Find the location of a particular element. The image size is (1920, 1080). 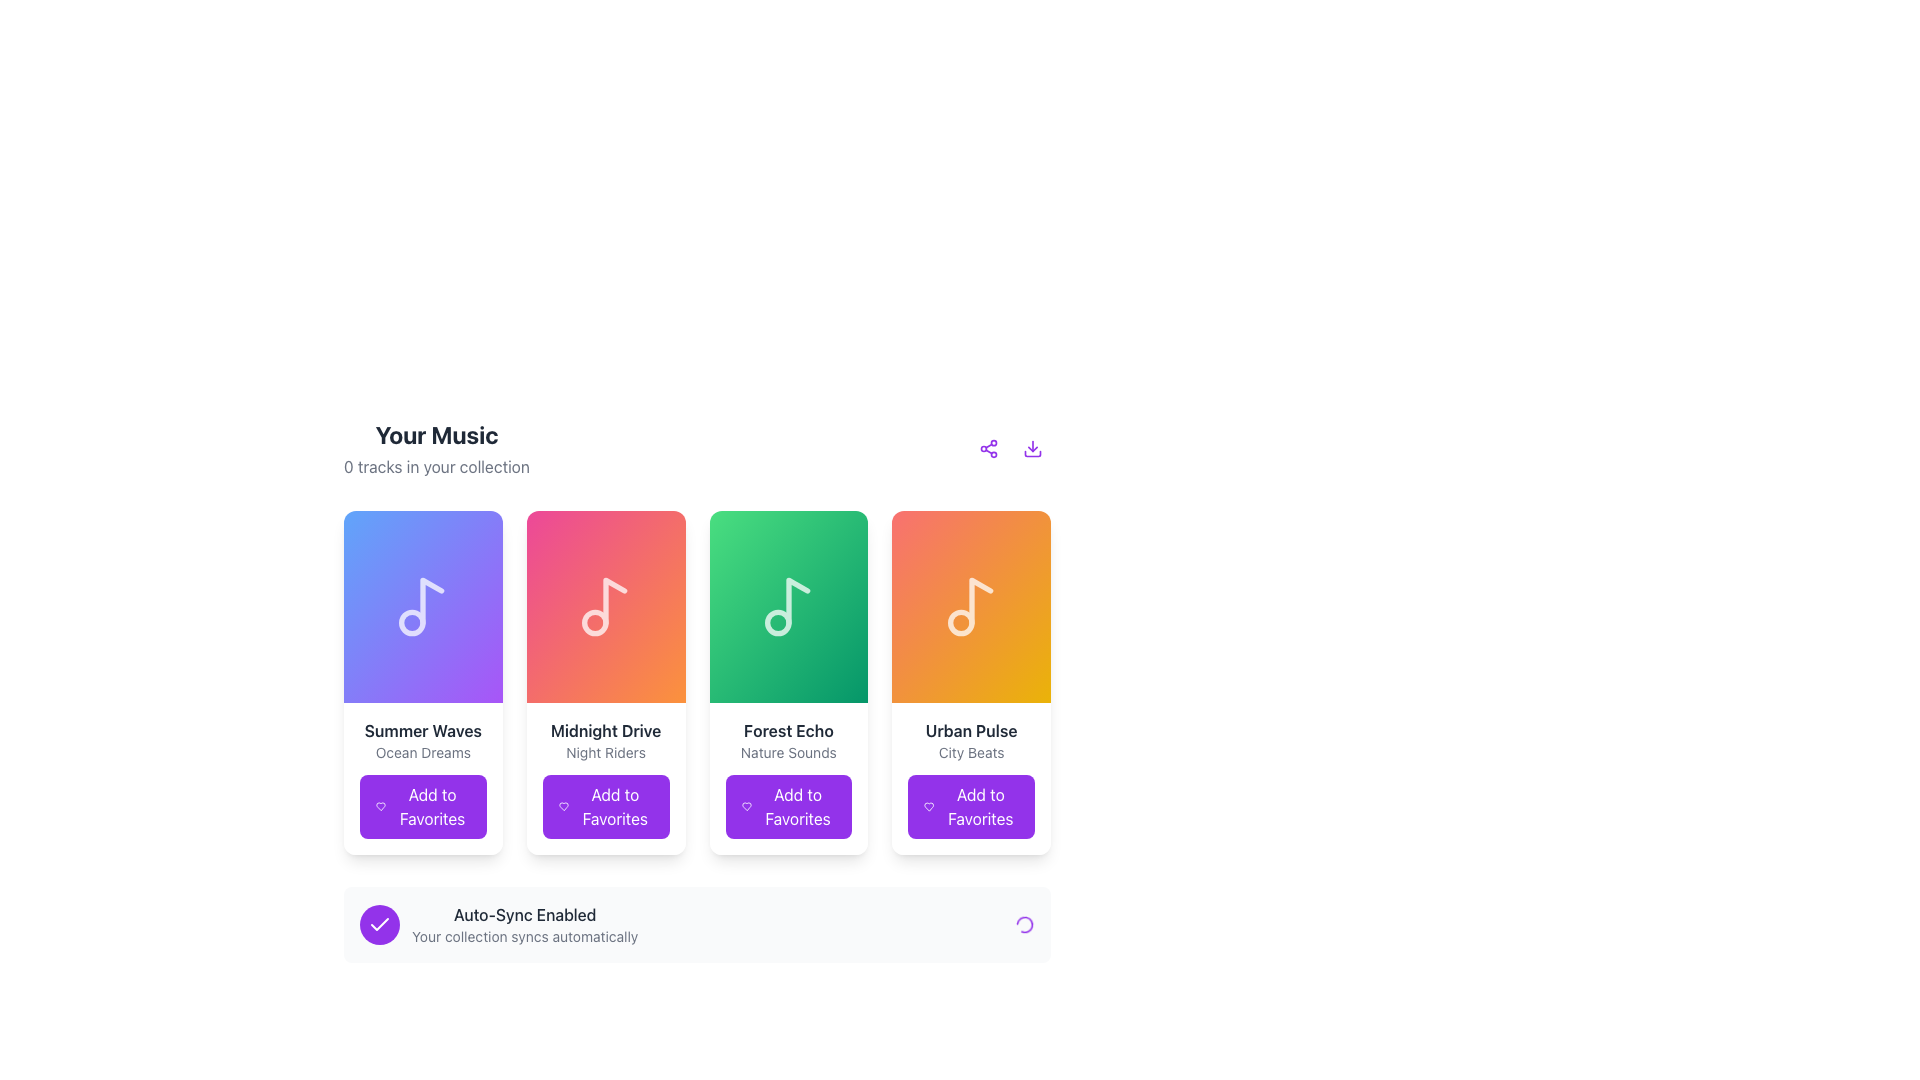

the interactive card in the top-left corner of the music library is located at coordinates (422, 681).